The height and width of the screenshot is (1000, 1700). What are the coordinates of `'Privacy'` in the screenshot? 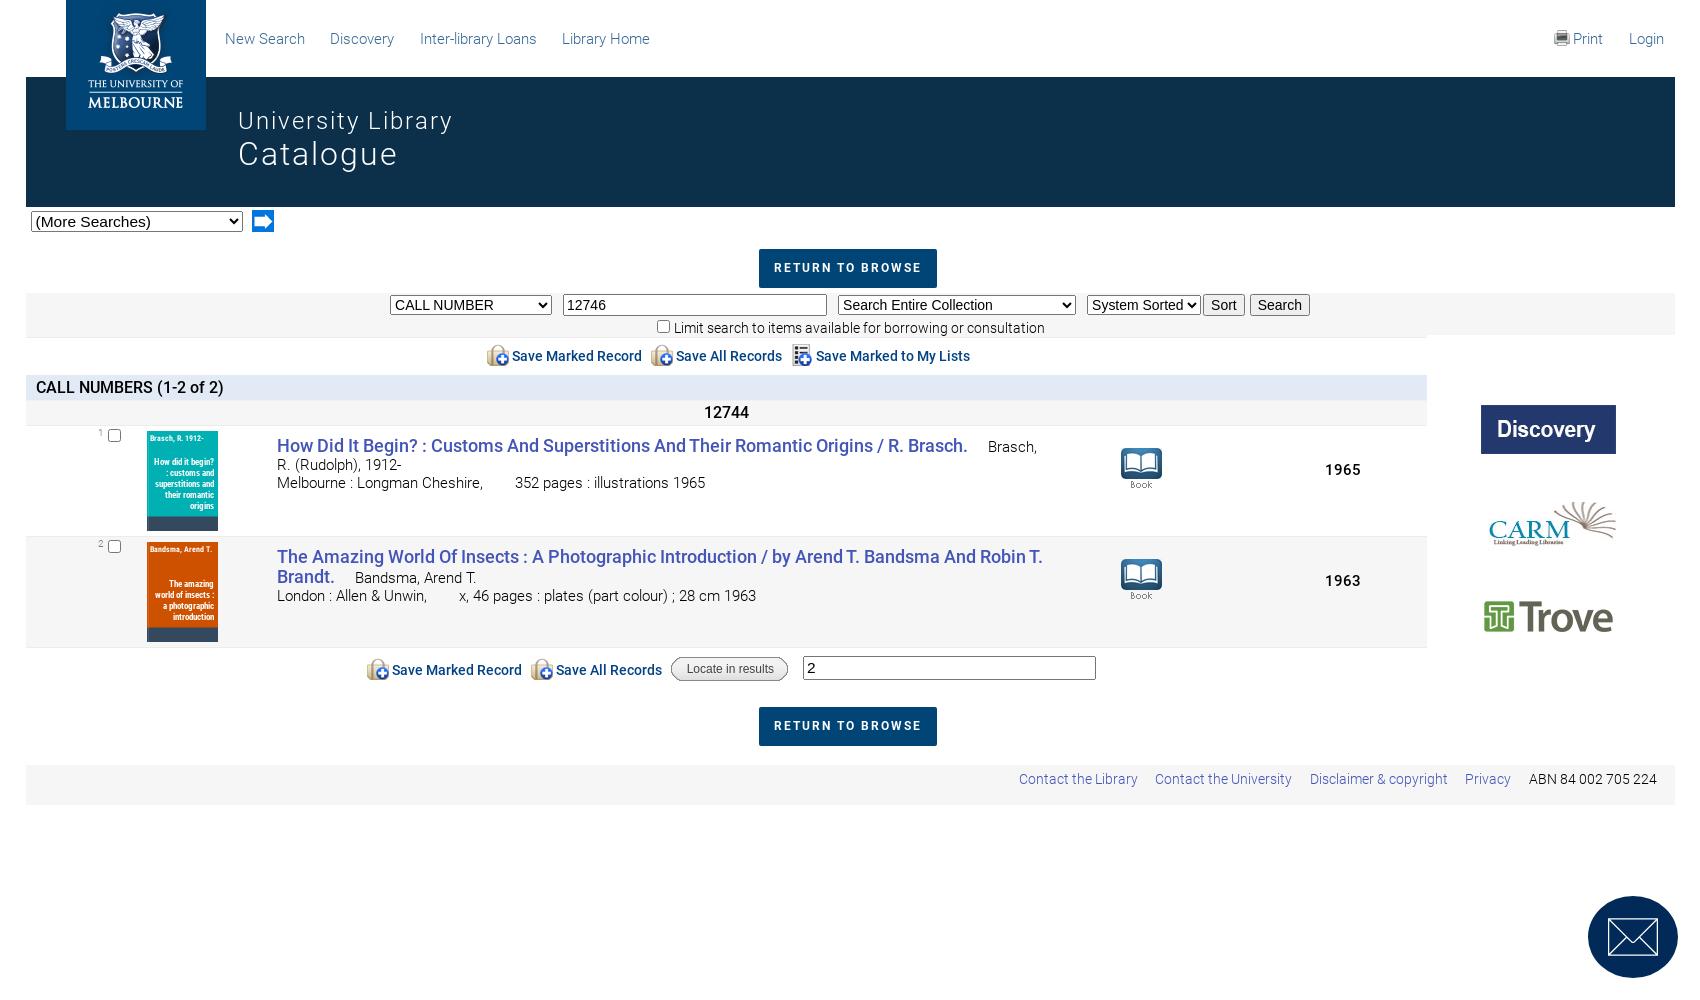 It's located at (1488, 778).